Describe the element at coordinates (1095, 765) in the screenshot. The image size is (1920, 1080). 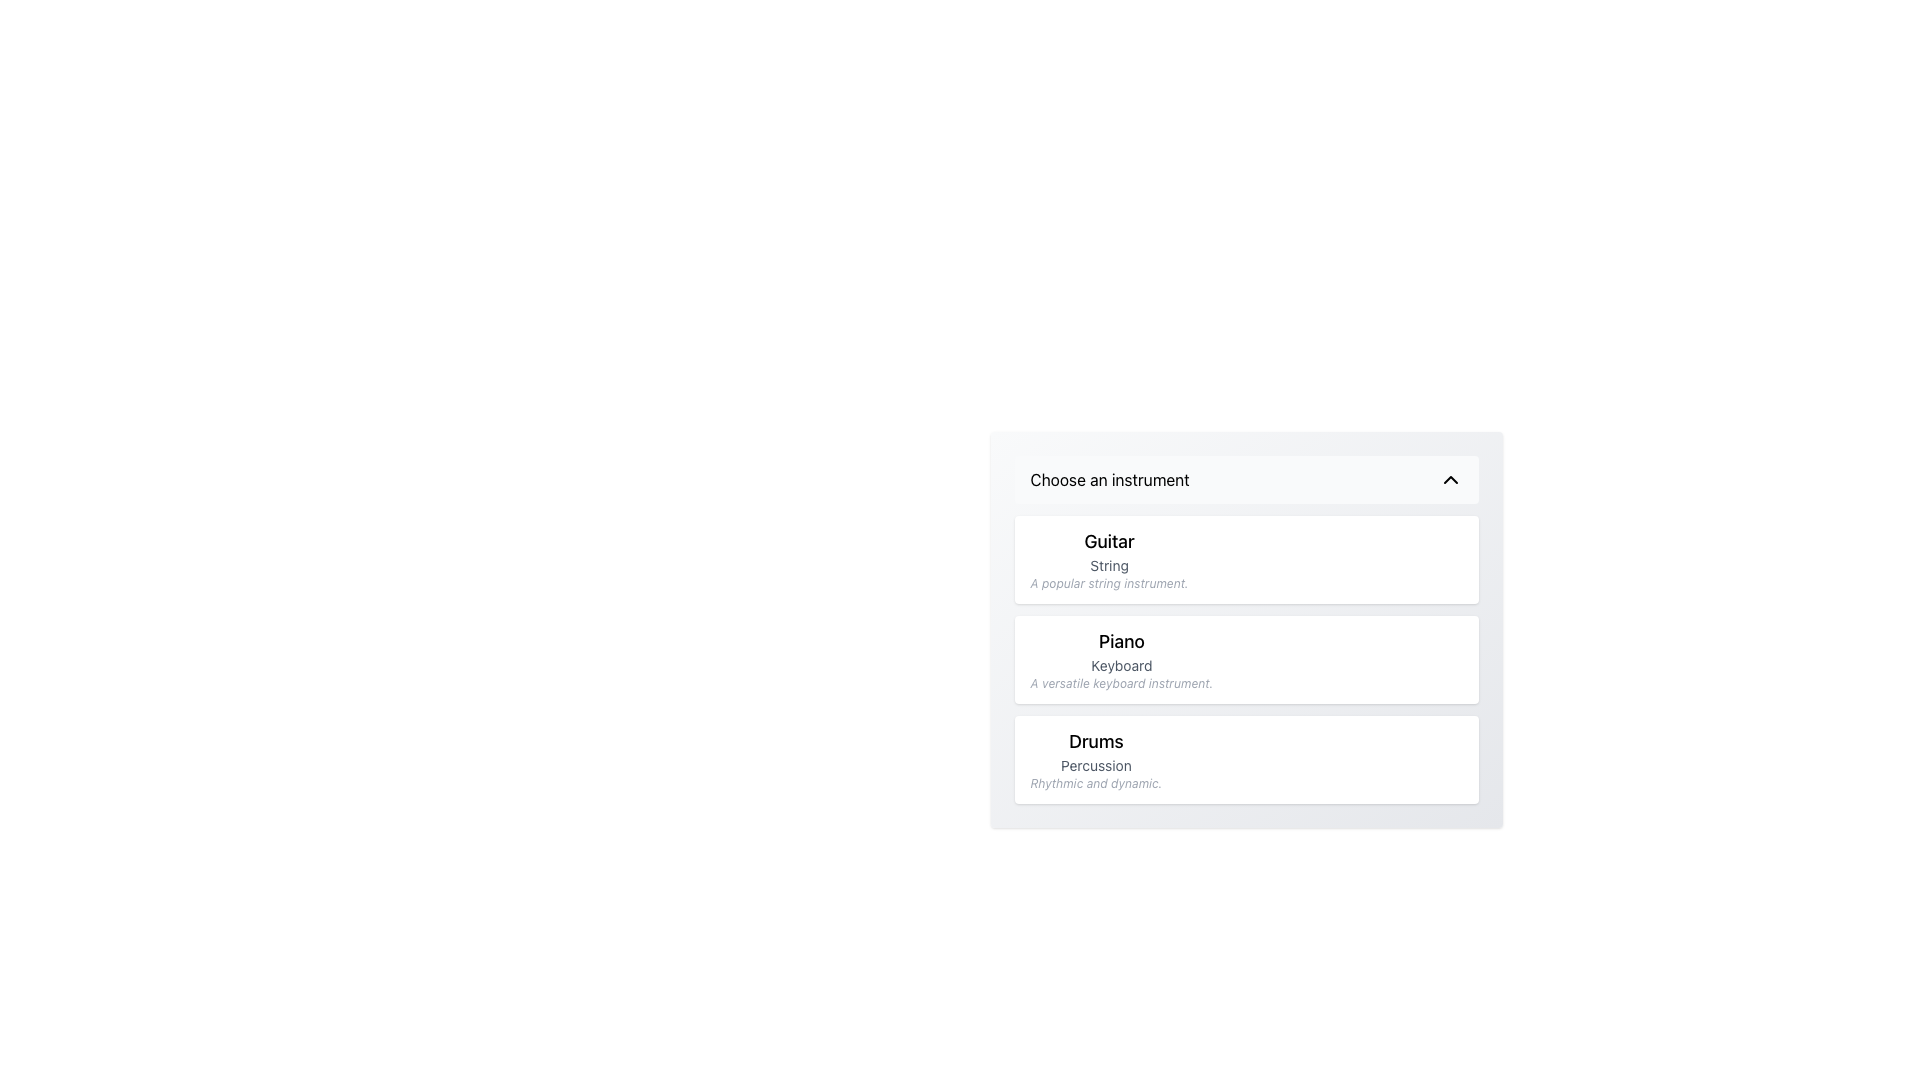
I see `the static text label element that describes the 'Drums' item, which is centered below the title 'Drums' and above the tagline 'Rhythmic and dynamic.'` at that location.